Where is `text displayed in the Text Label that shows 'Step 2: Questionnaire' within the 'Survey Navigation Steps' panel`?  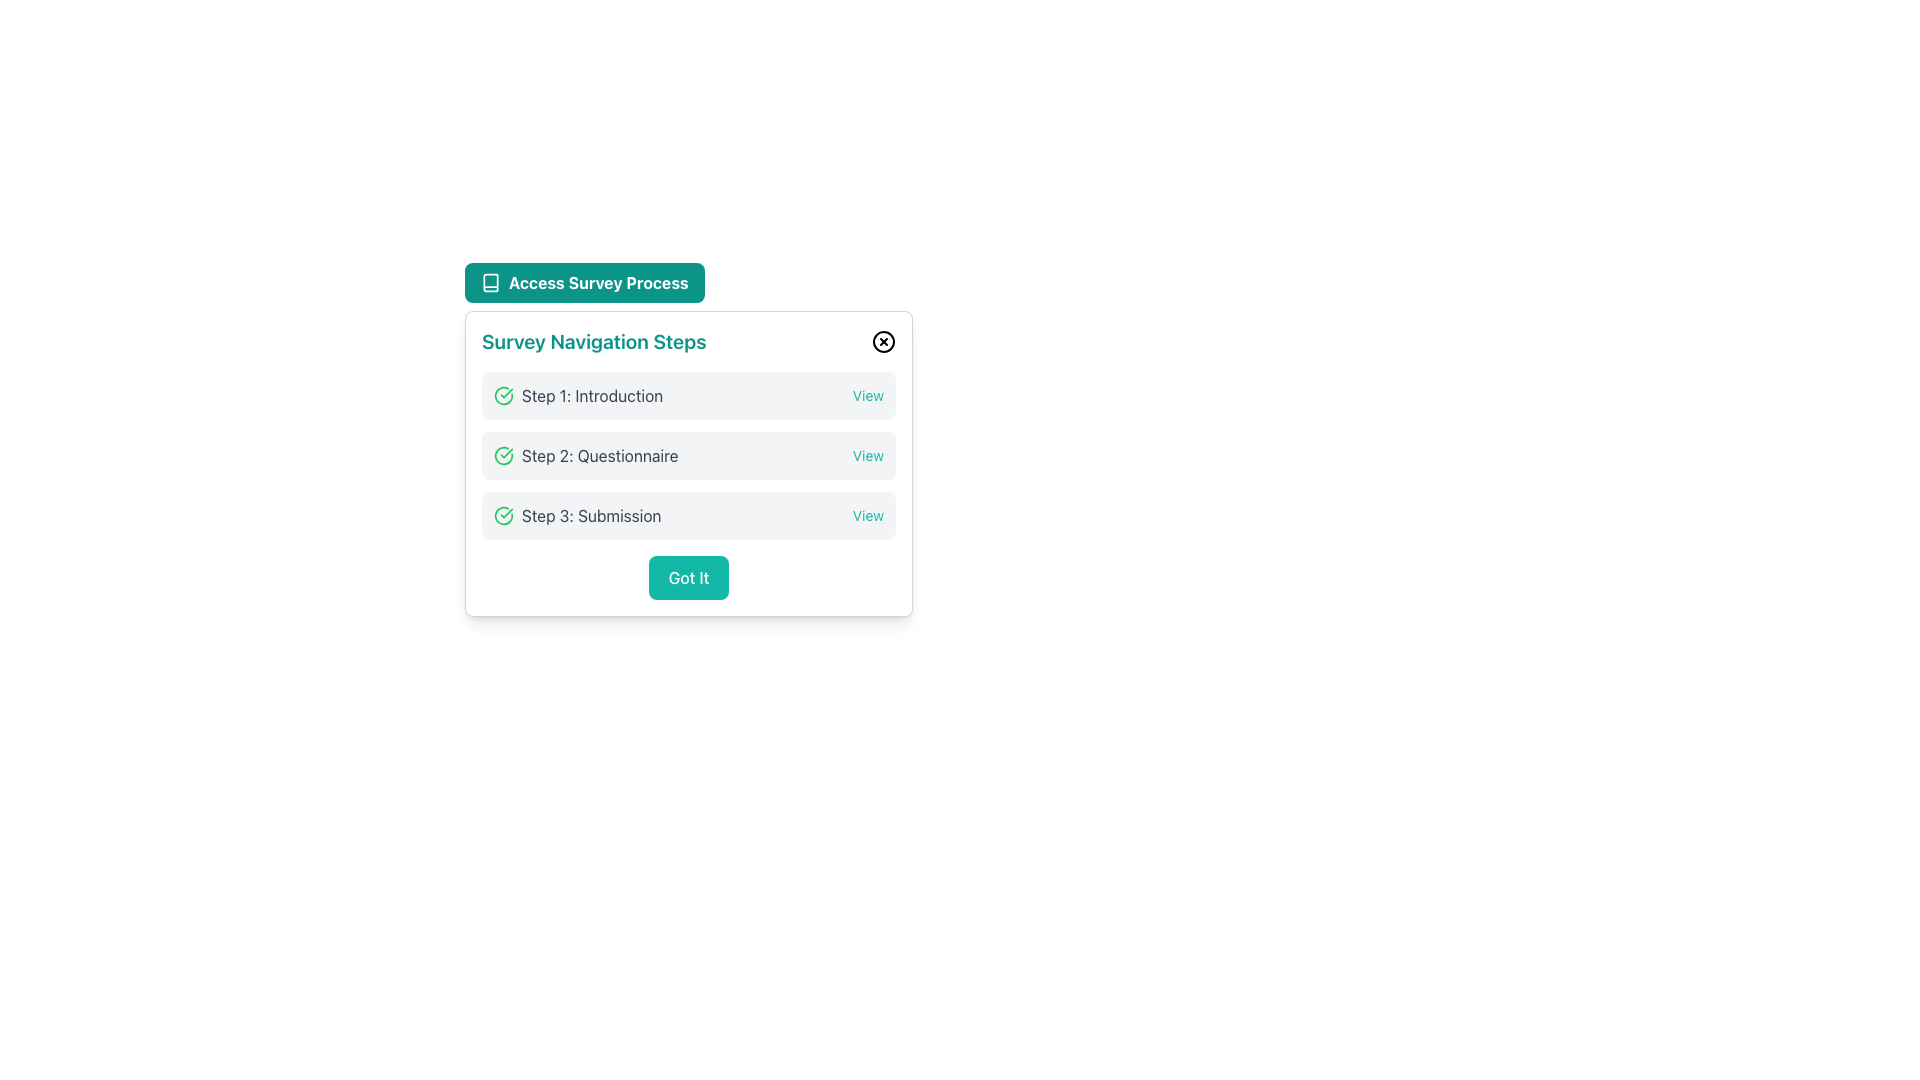 text displayed in the Text Label that shows 'Step 2: Questionnaire' within the 'Survey Navigation Steps' panel is located at coordinates (599, 455).